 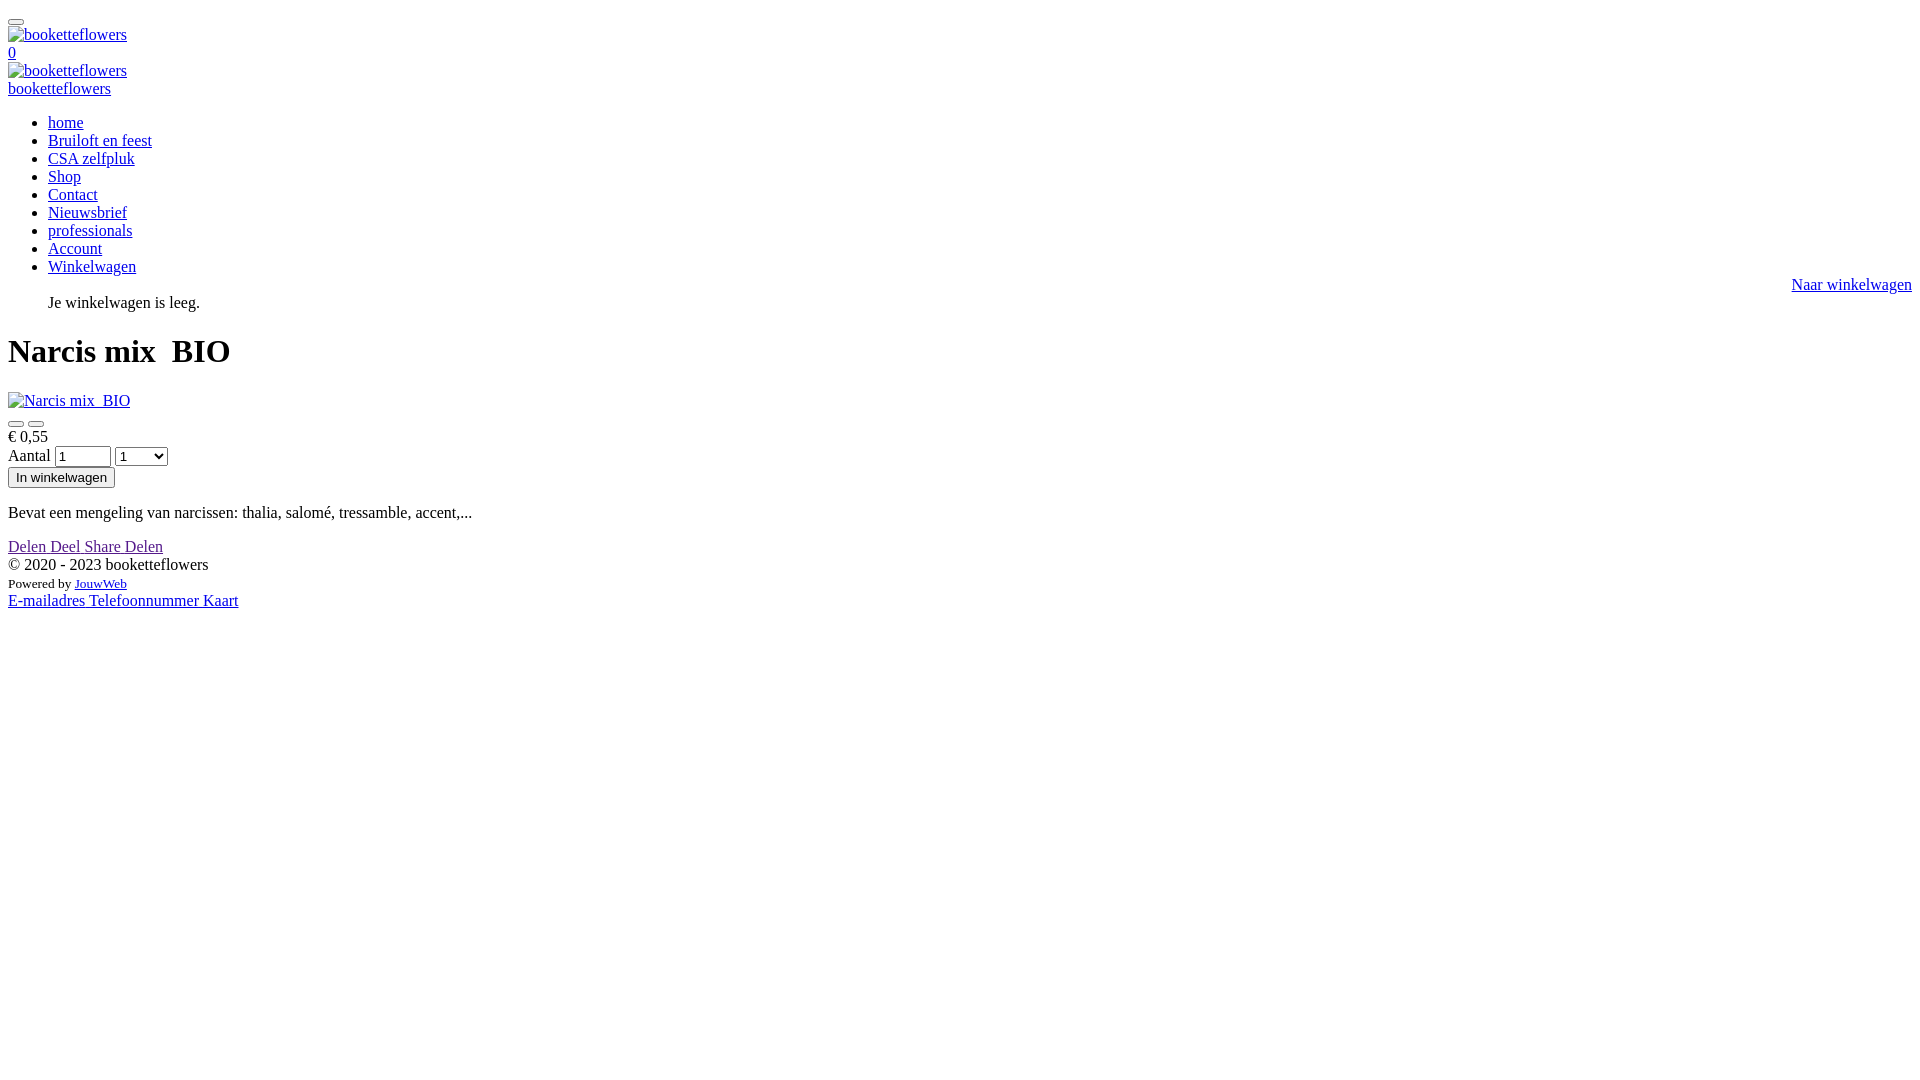 I want to click on '0', so click(x=12, y=51).